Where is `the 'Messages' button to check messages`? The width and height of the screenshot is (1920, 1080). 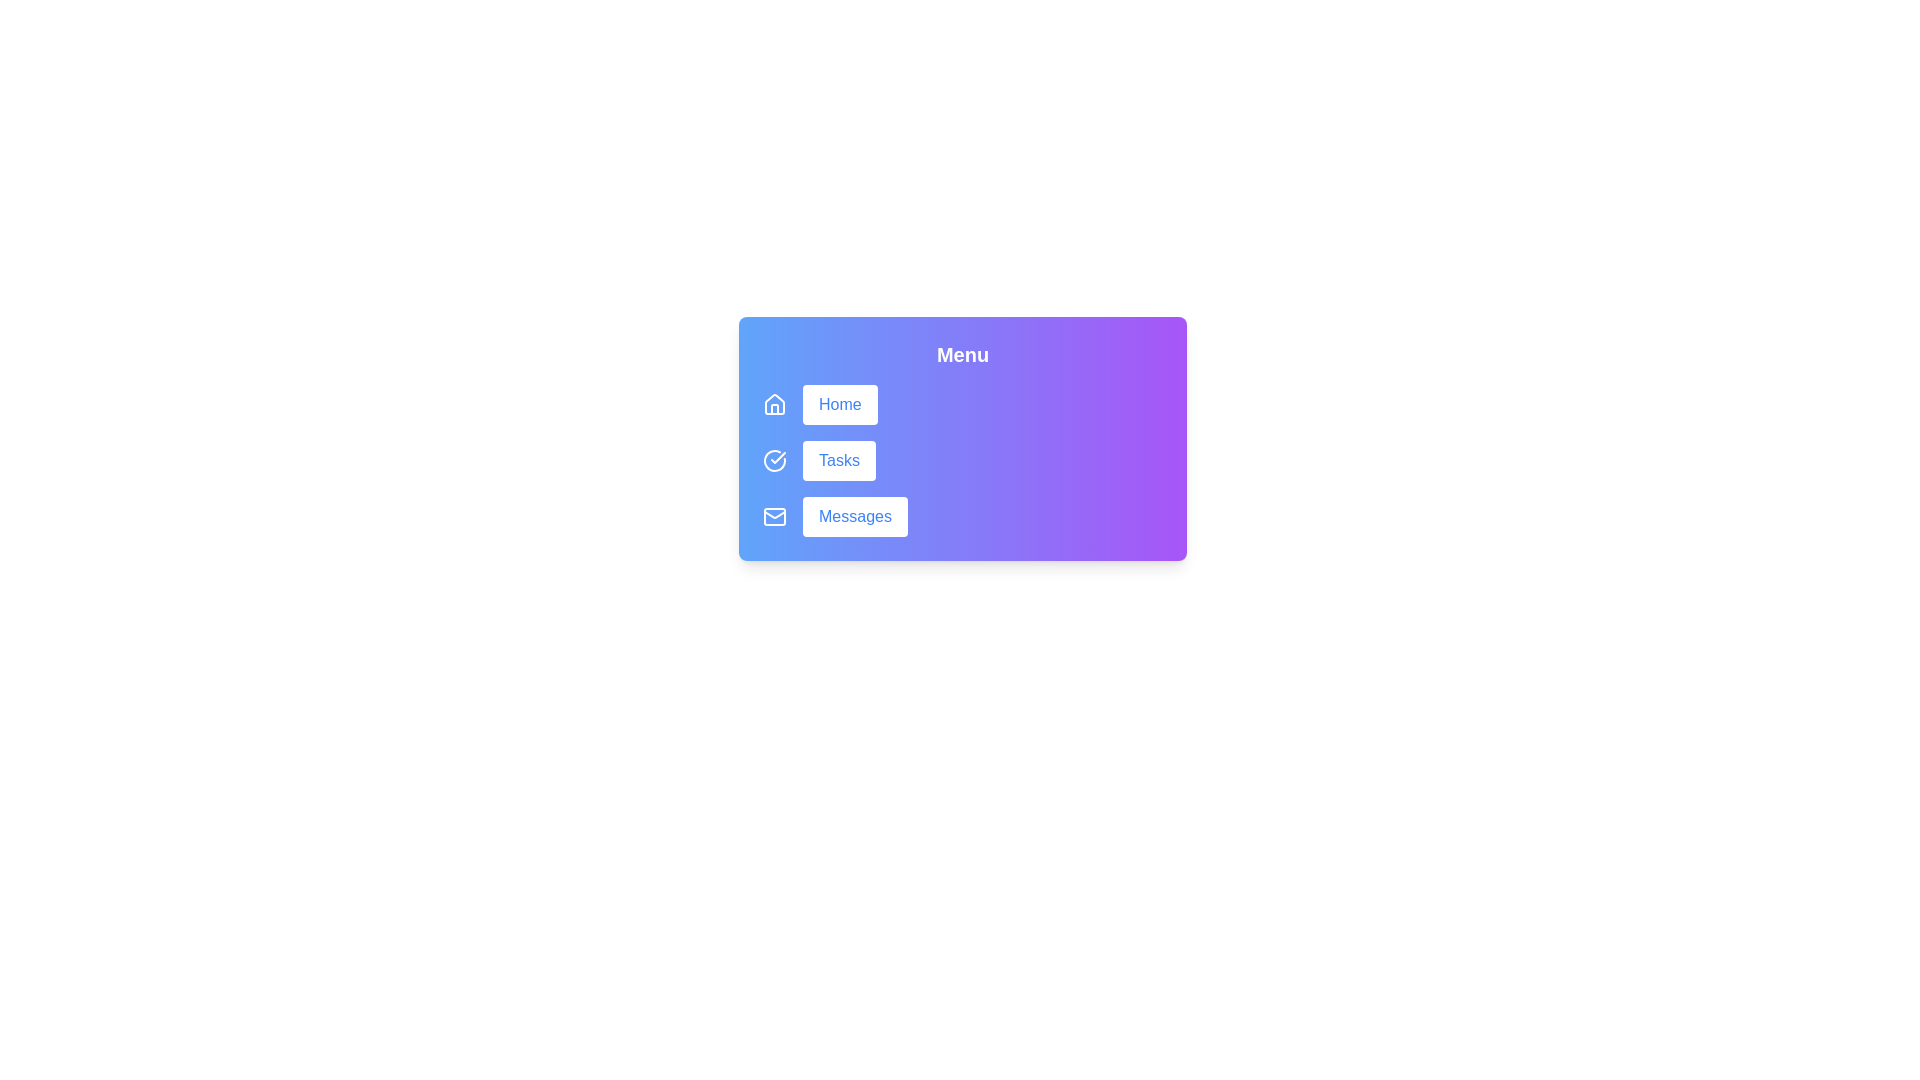
the 'Messages' button to check messages is located at coordinates (854, 515).